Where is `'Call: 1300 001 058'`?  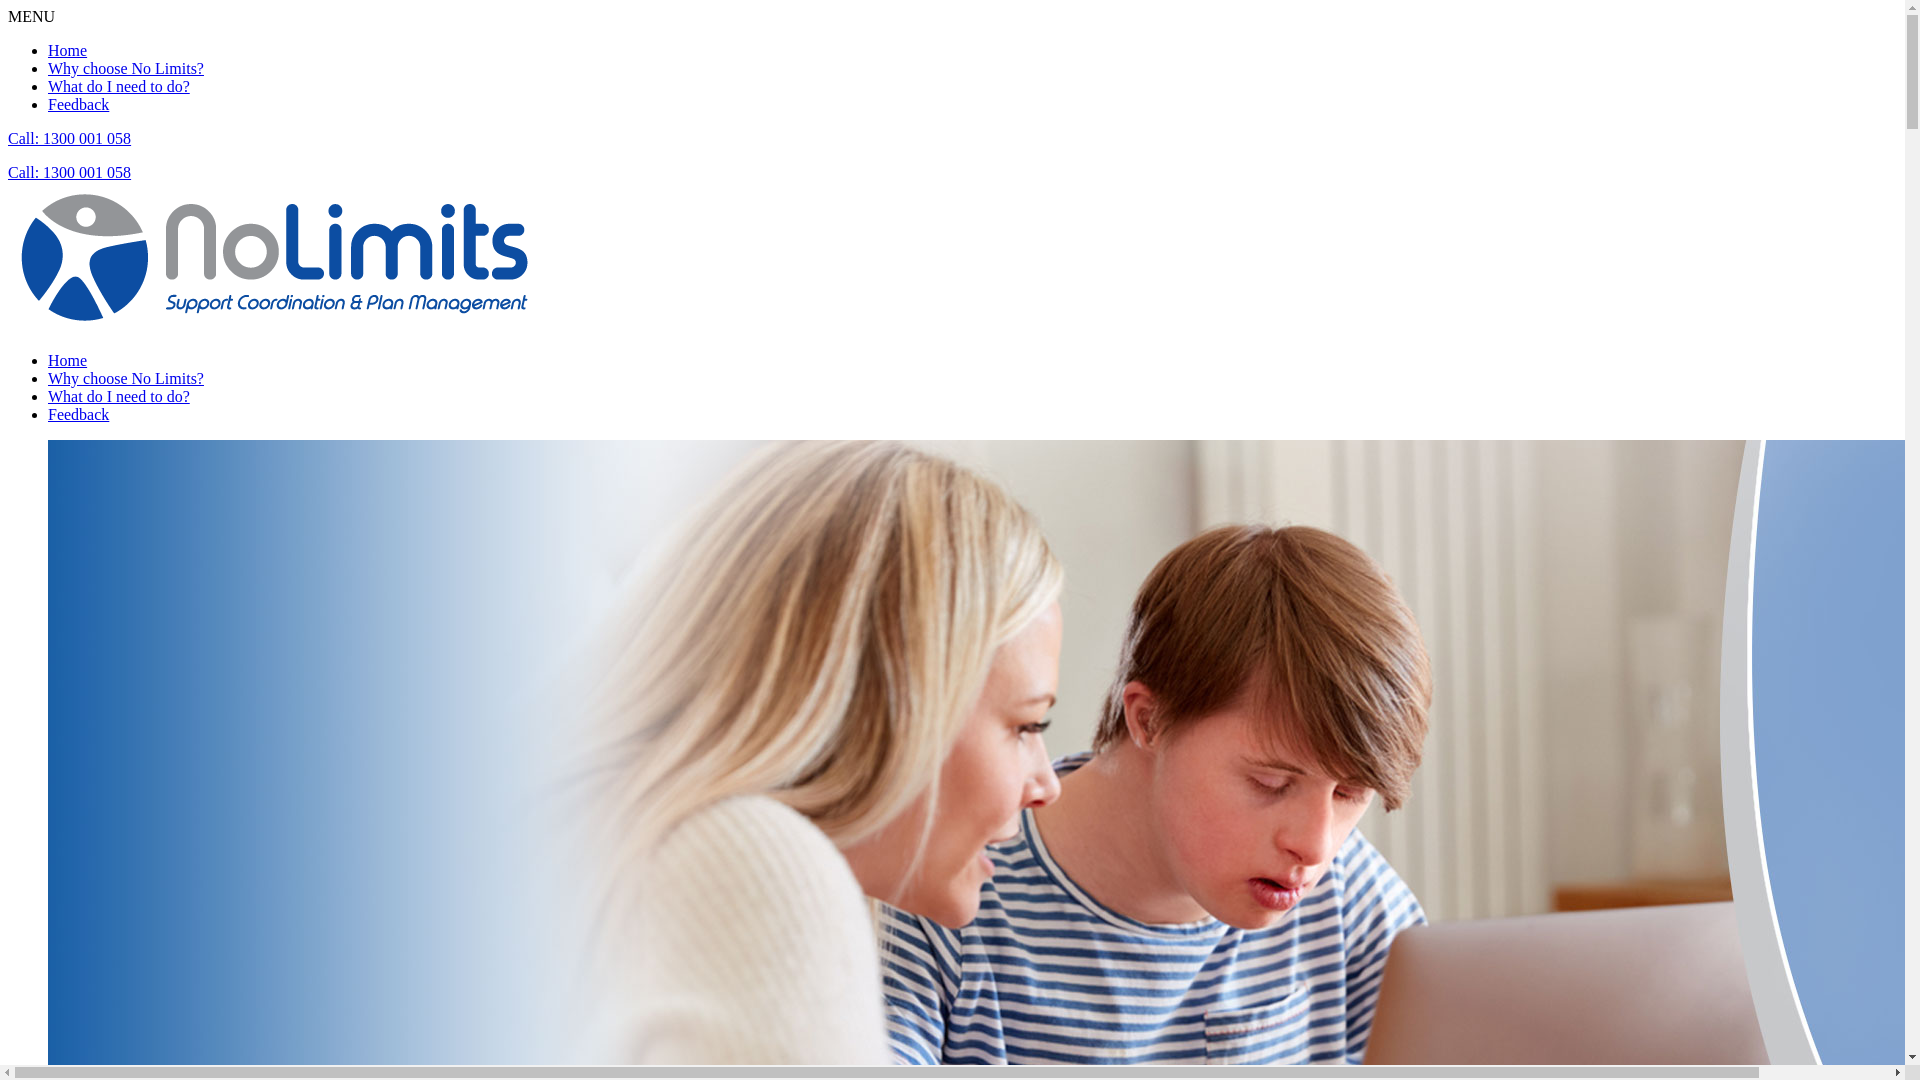
'Call: 1300 001 058' is located at coordinates (69, 137).